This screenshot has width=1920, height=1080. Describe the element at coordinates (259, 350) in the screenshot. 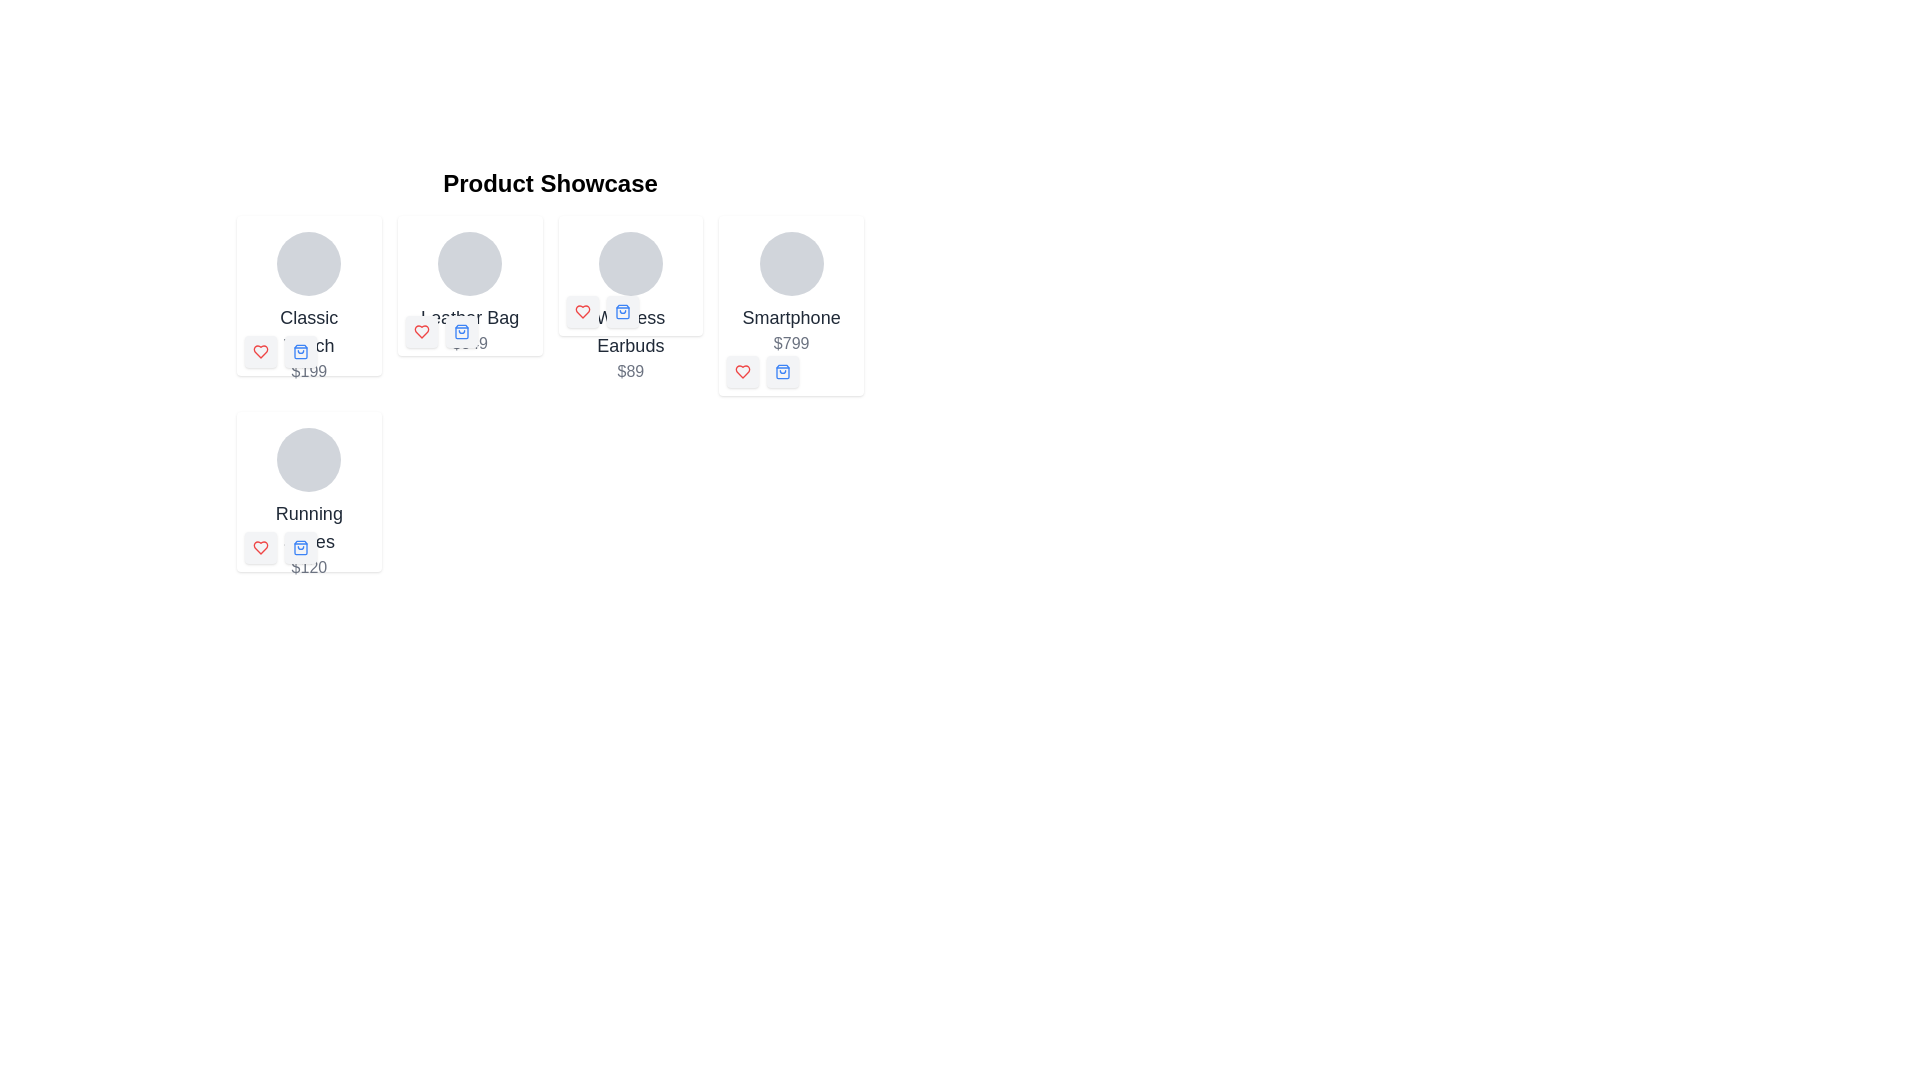

I see `the heart-shaped red icon in the 'Classic Watch' card, which is the first icon in the top row of the grid layout, positioned above the '$199' text` at that location.